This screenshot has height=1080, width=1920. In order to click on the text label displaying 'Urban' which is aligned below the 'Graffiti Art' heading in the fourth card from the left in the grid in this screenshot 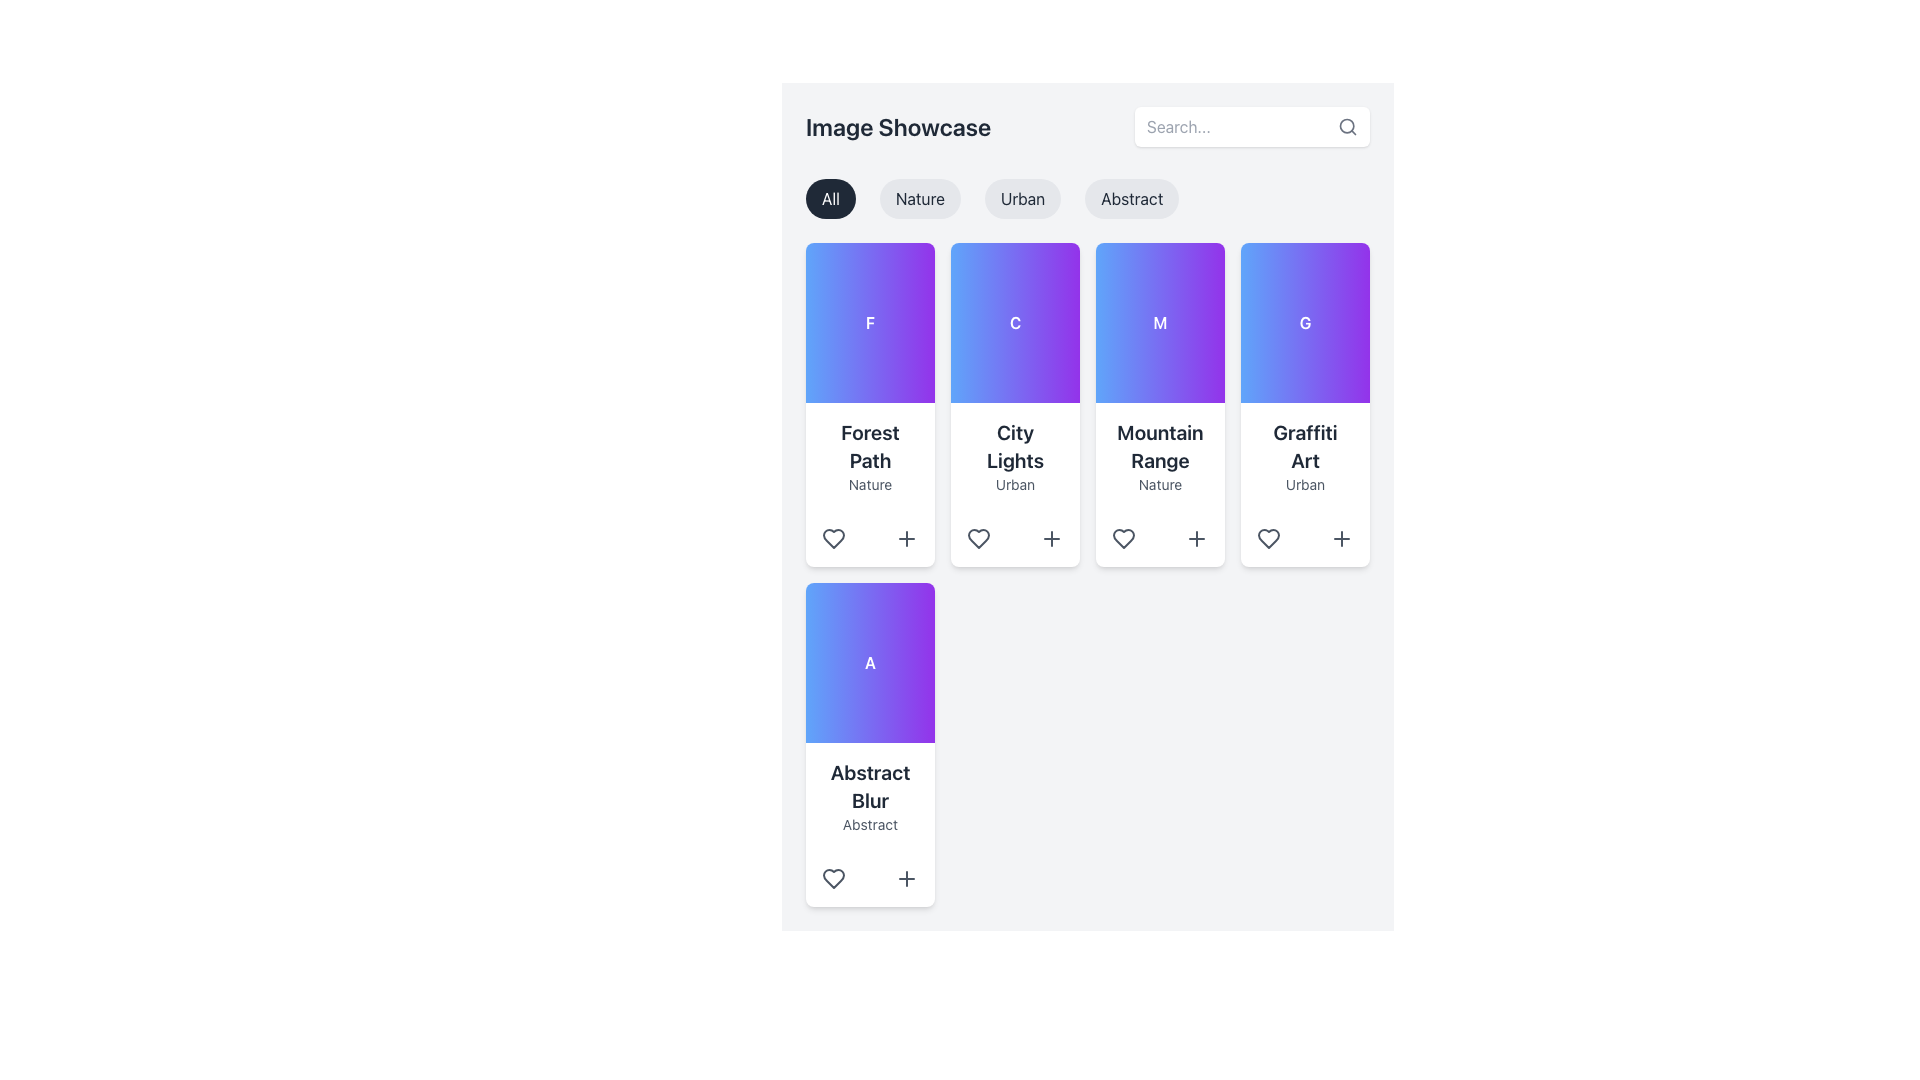, I will do `click(1305, 485)`.